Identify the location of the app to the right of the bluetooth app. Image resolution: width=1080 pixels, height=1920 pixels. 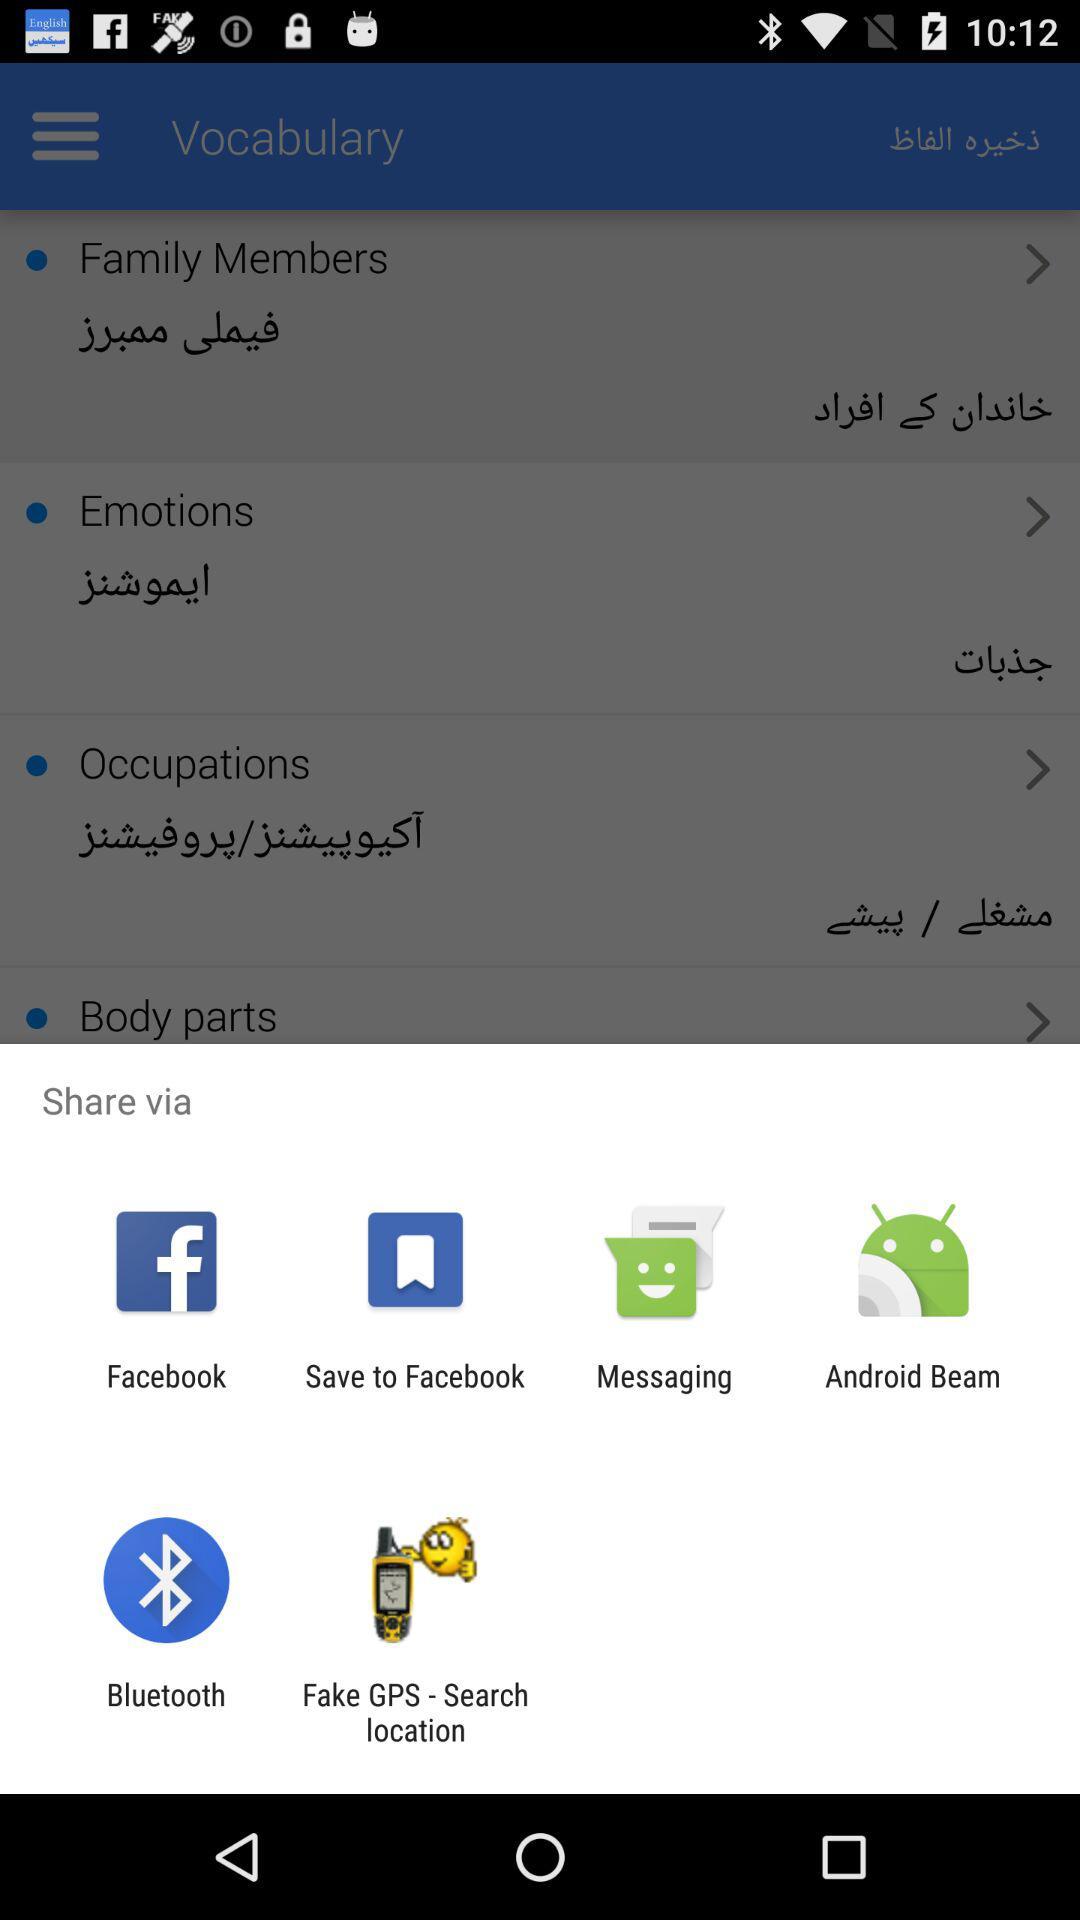
(414, 1711).